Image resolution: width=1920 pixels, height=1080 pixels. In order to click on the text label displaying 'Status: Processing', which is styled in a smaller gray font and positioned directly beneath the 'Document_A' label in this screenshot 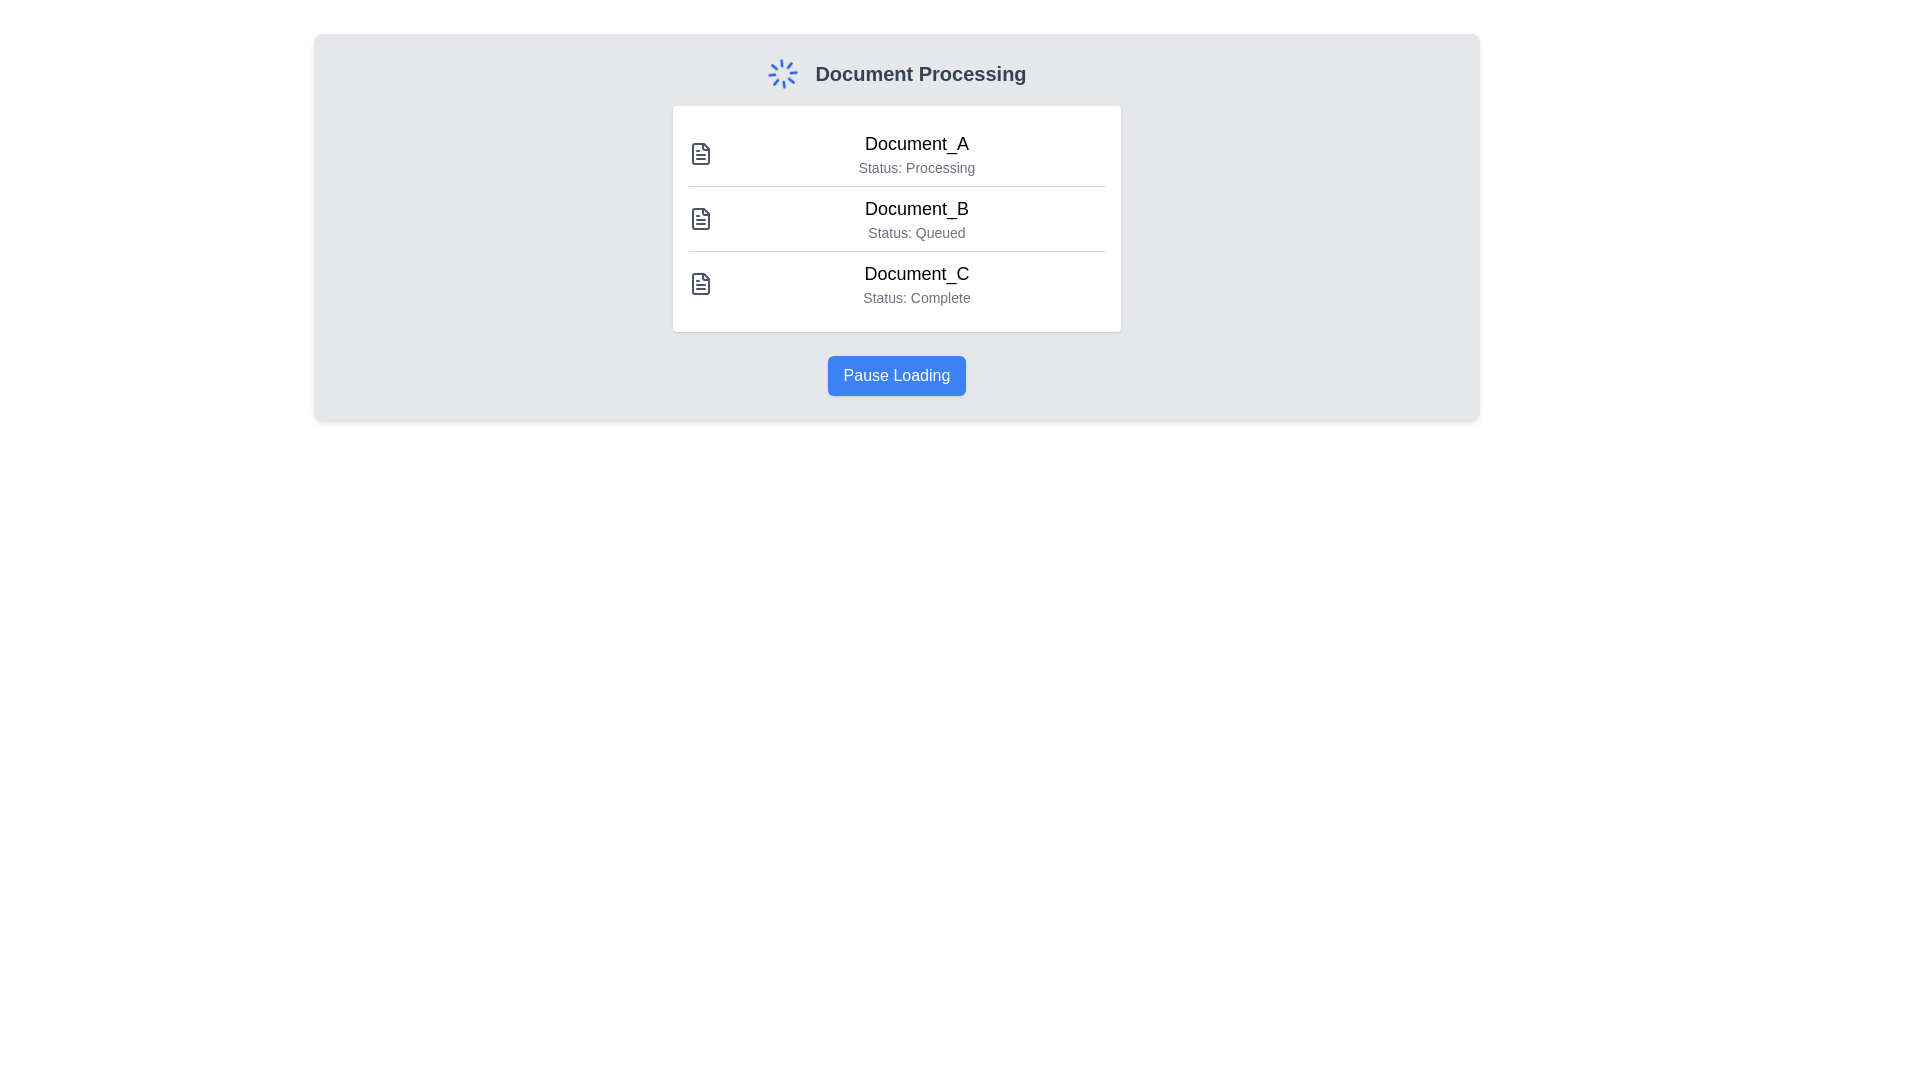, I will do `click(915, 167)`.